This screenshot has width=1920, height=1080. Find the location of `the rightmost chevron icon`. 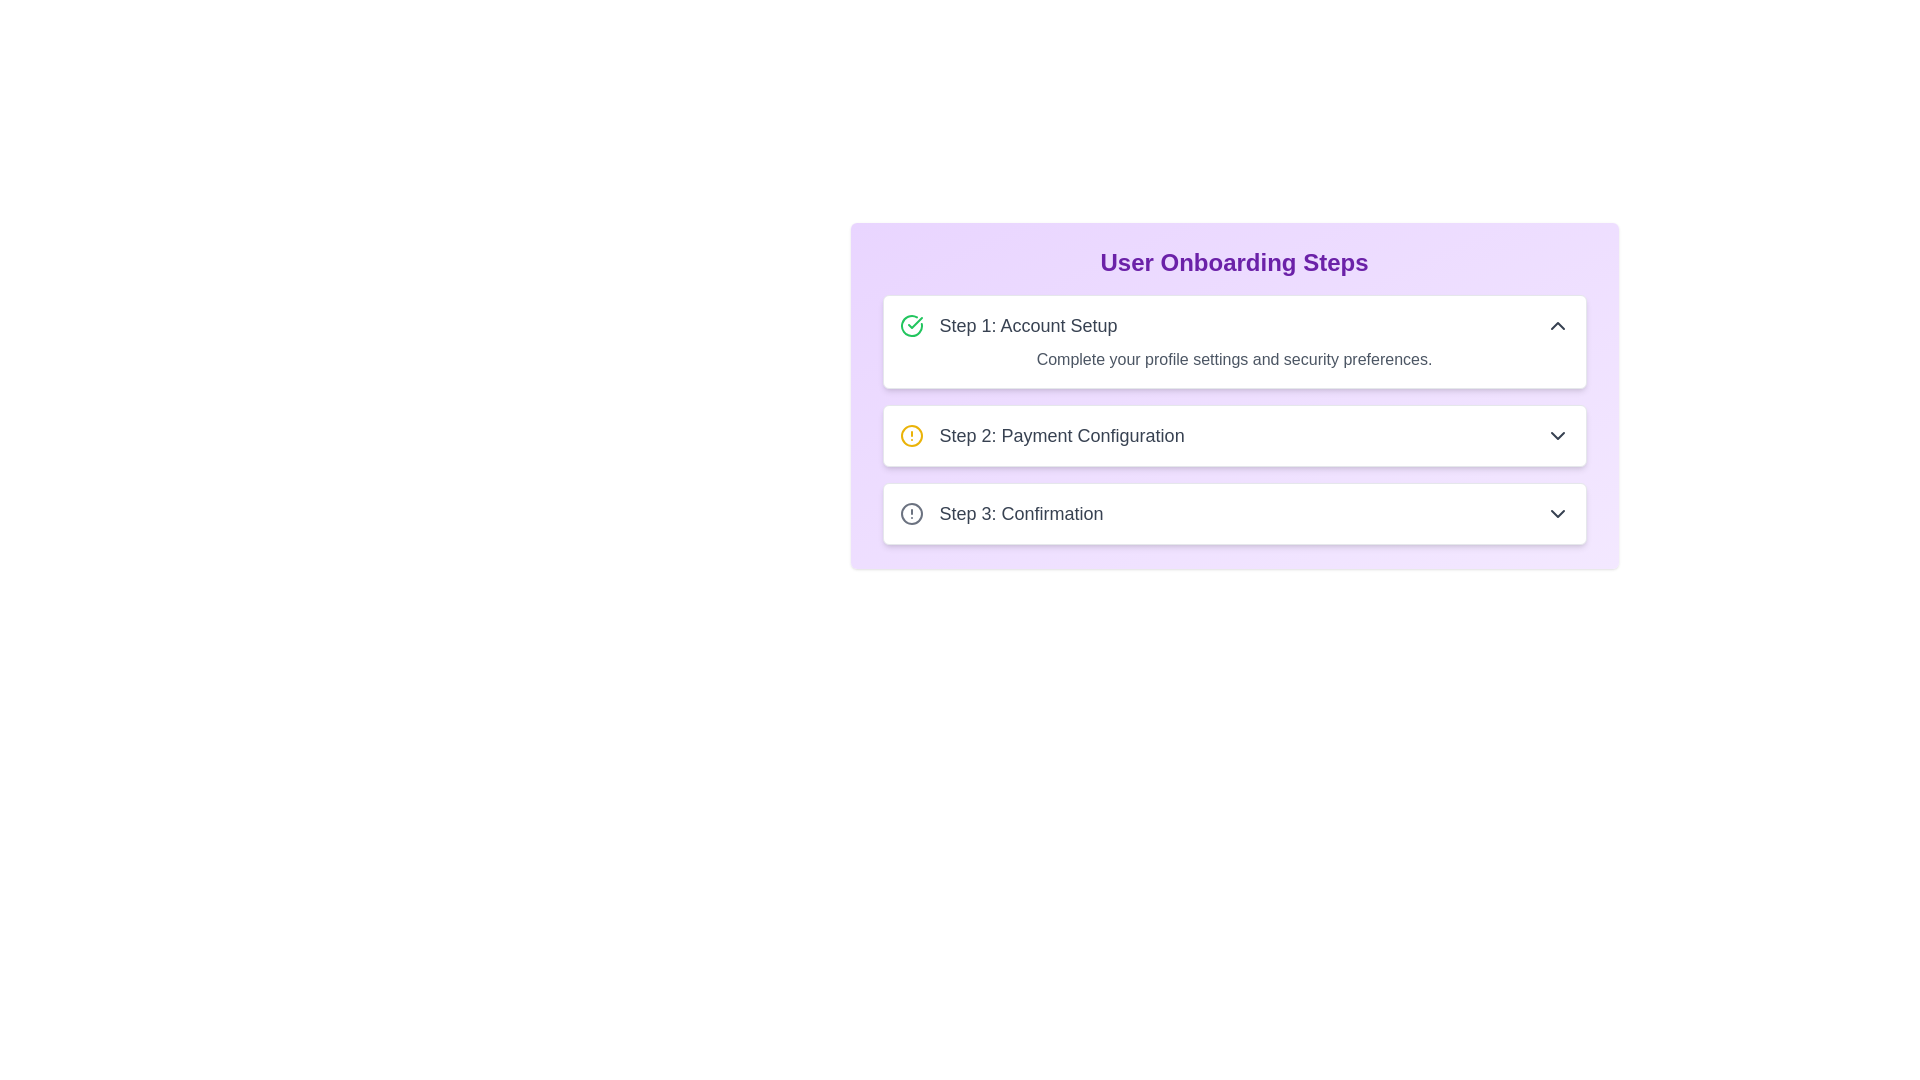

the rightmost chevron icon is located at coordinates (1556, 512).